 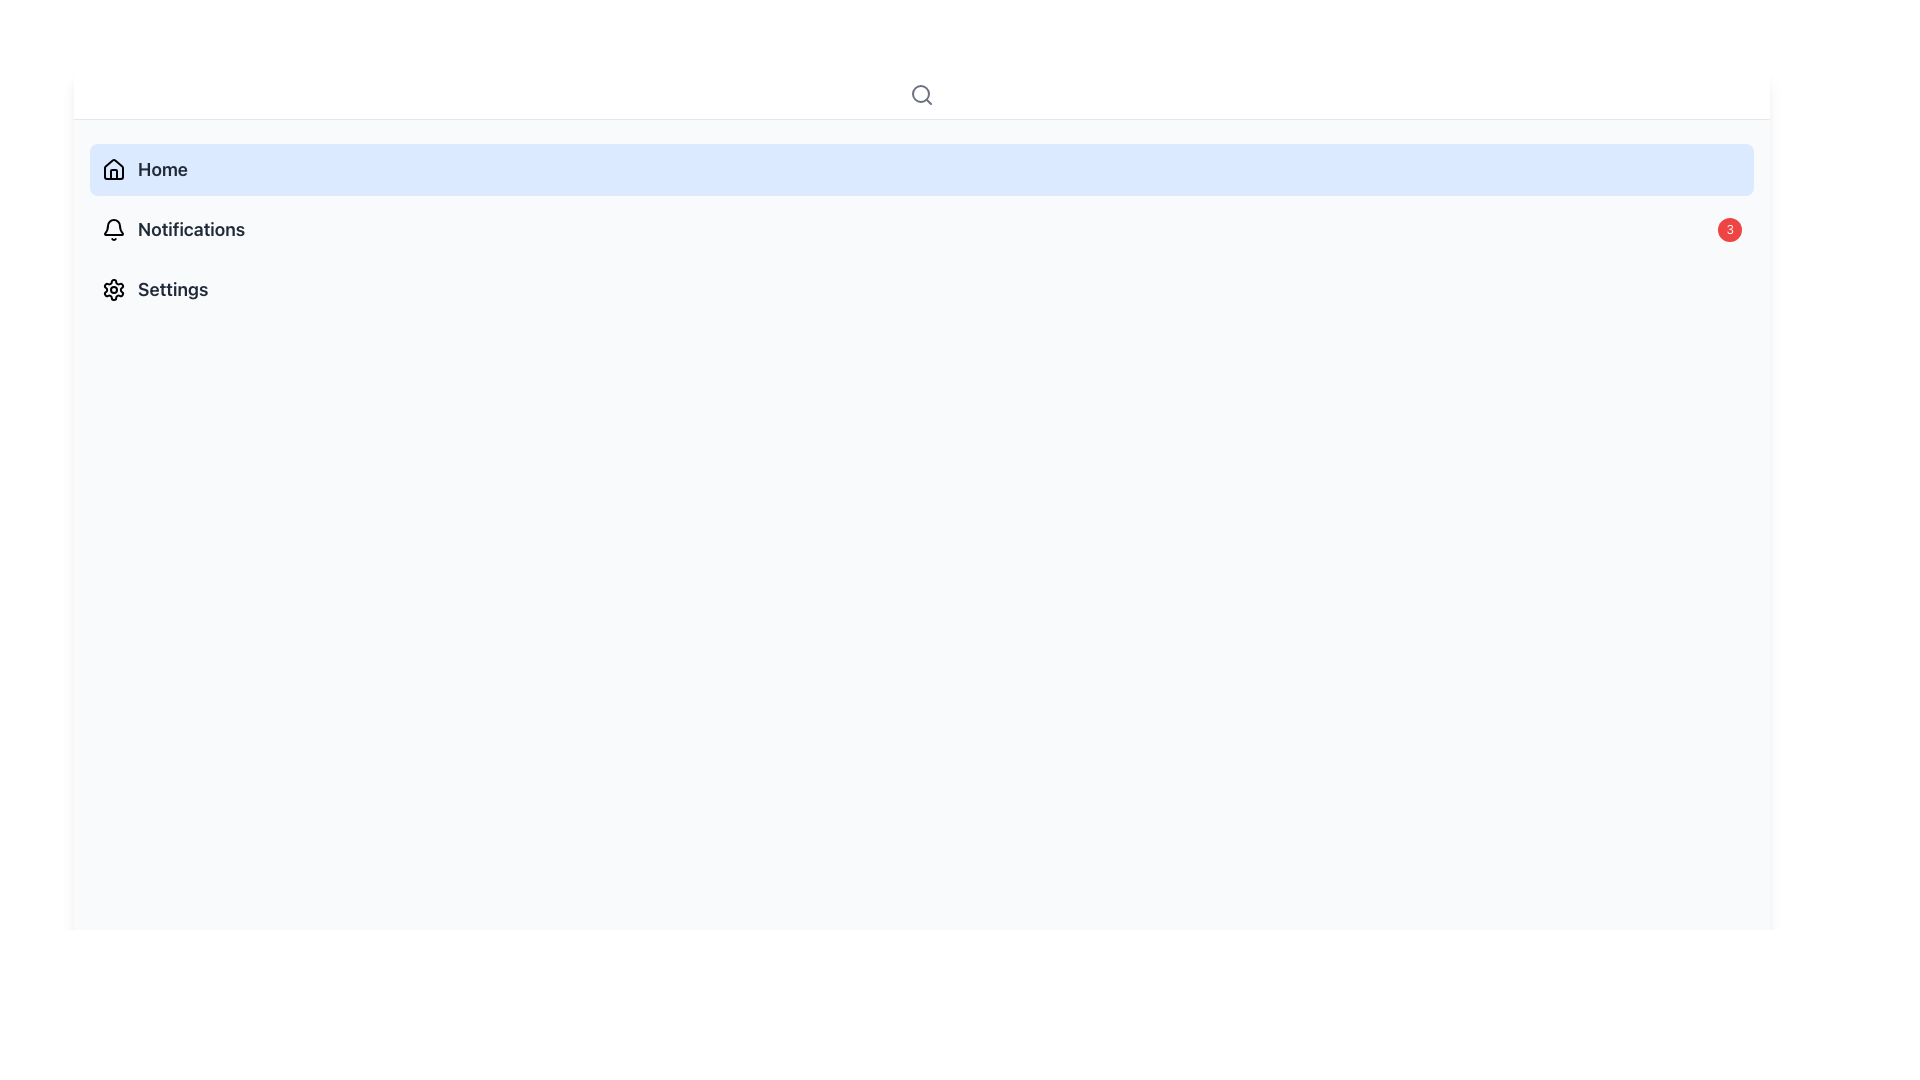 What do you see at coordinates (113, 289) in the screenshot?
I see `the settings icon resembling a cogwheel, which is the third item in the vertical navigation menu` at bounding box center [113, 289].